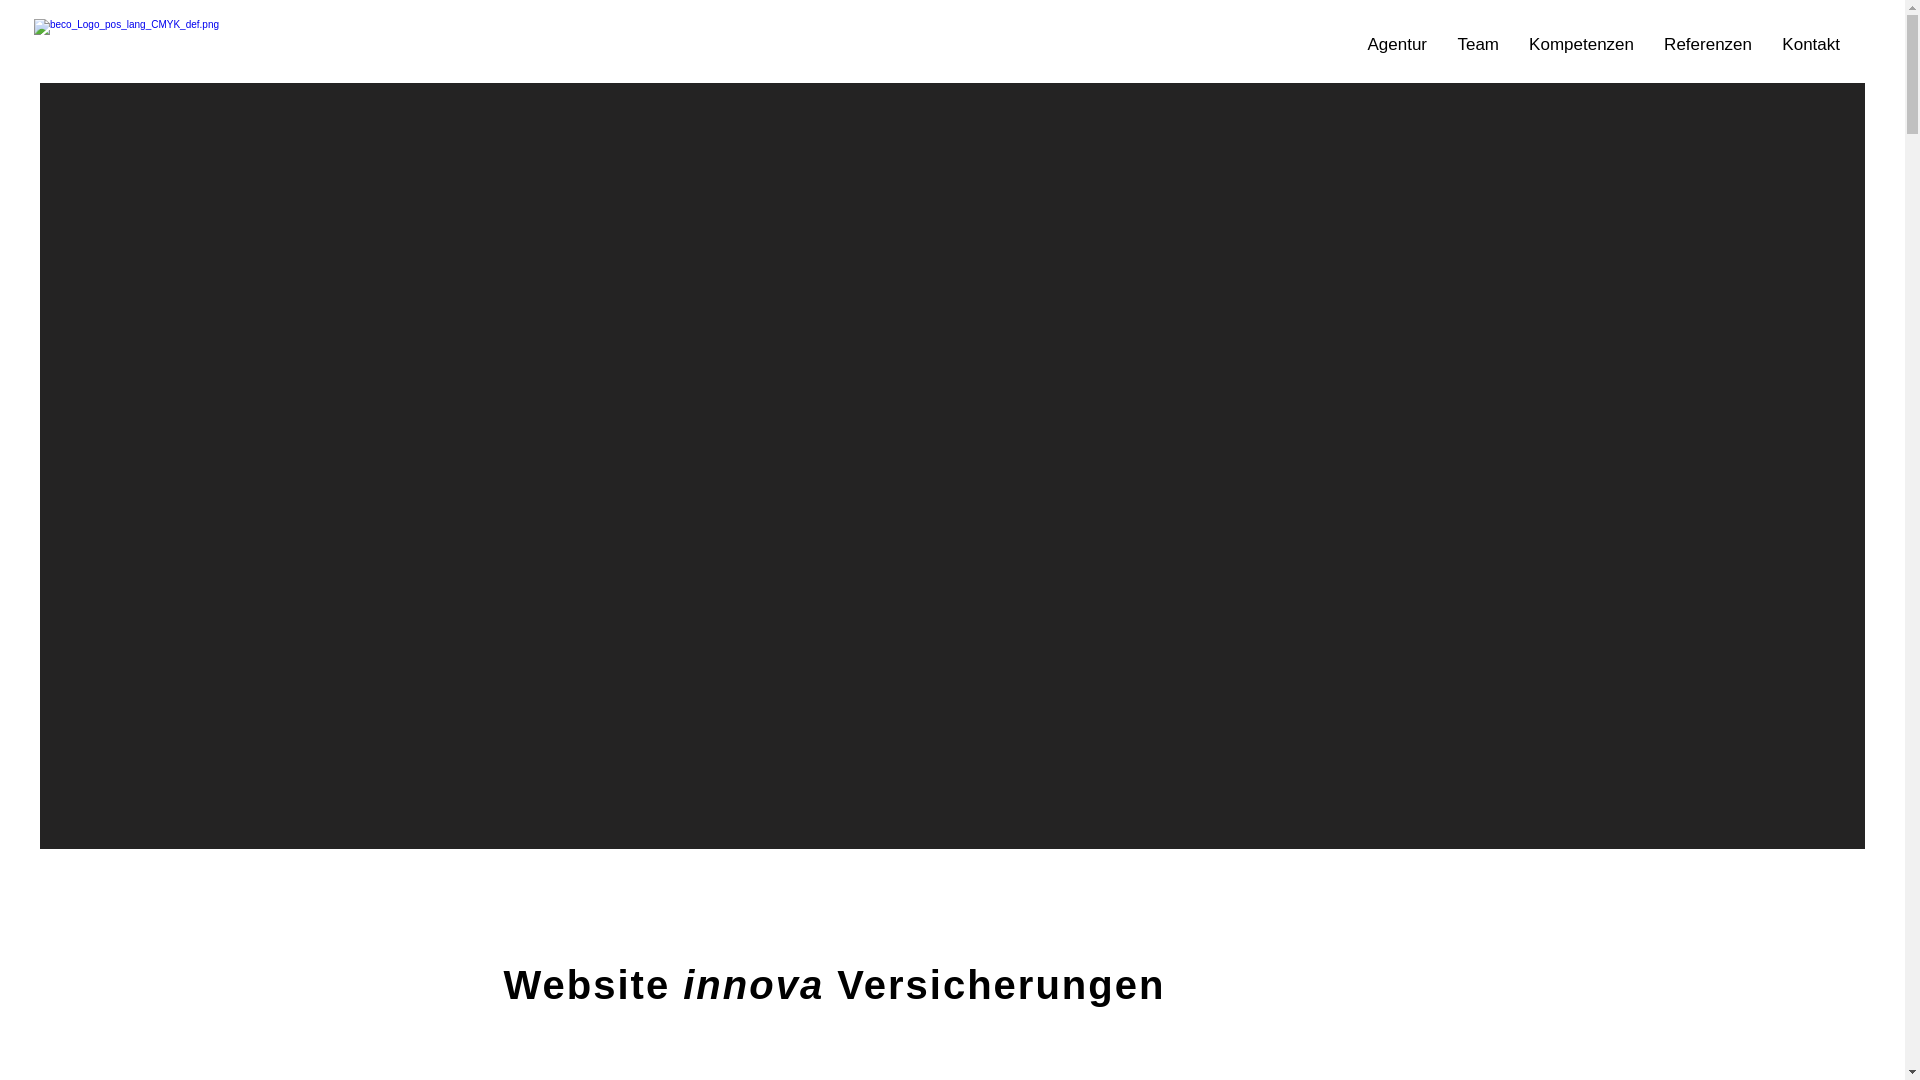 The image size is (1920, 1080). Describe the element at coordinates (1649, 45) in the screenshot. I see `'Referenzen'` at that location.